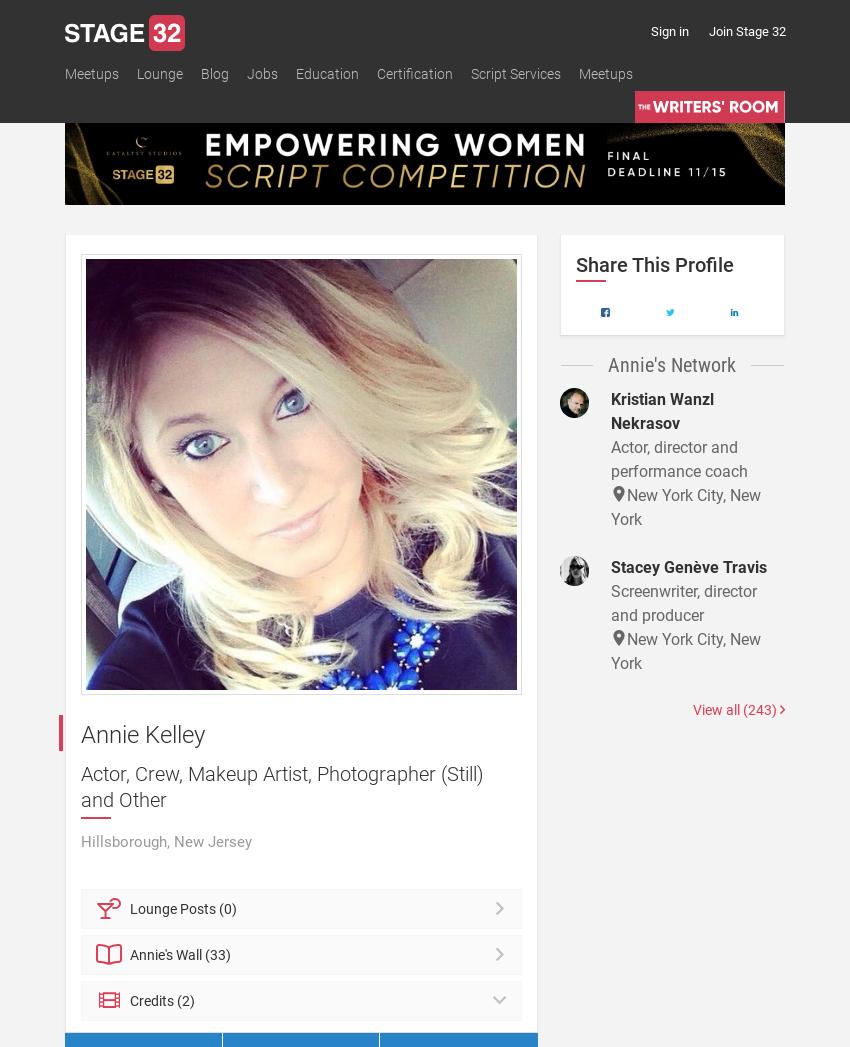 This screenshot has height=1047, width=850. Describe the element at coordinates (690, 708) in the screenshot. I see `'View all
                                            (243)'` at that location.